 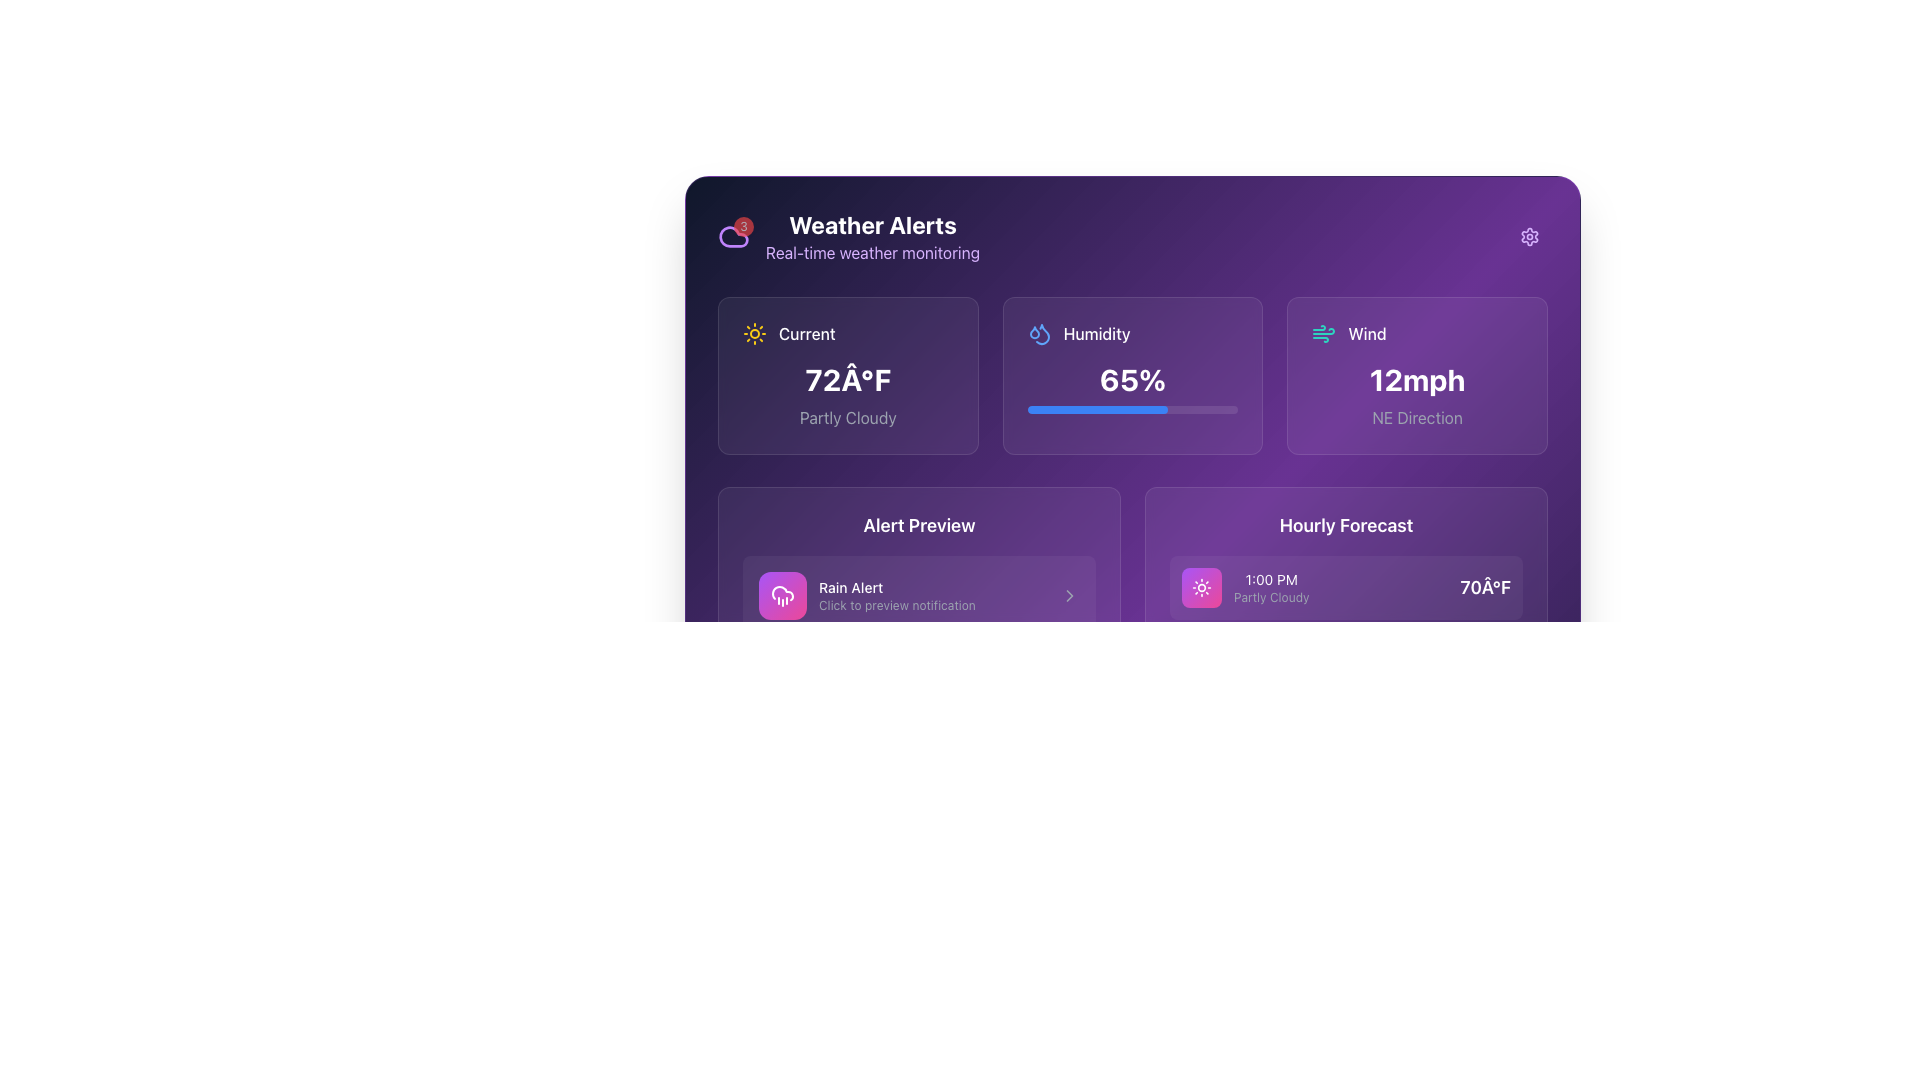 What do you see at coordinates (1132, 375) in the screenshot?
I see `the Information card that displays the current humidity level as a percentage, positioned in the middle of a 3-column layout grid` at bounding box center [1132, 375].